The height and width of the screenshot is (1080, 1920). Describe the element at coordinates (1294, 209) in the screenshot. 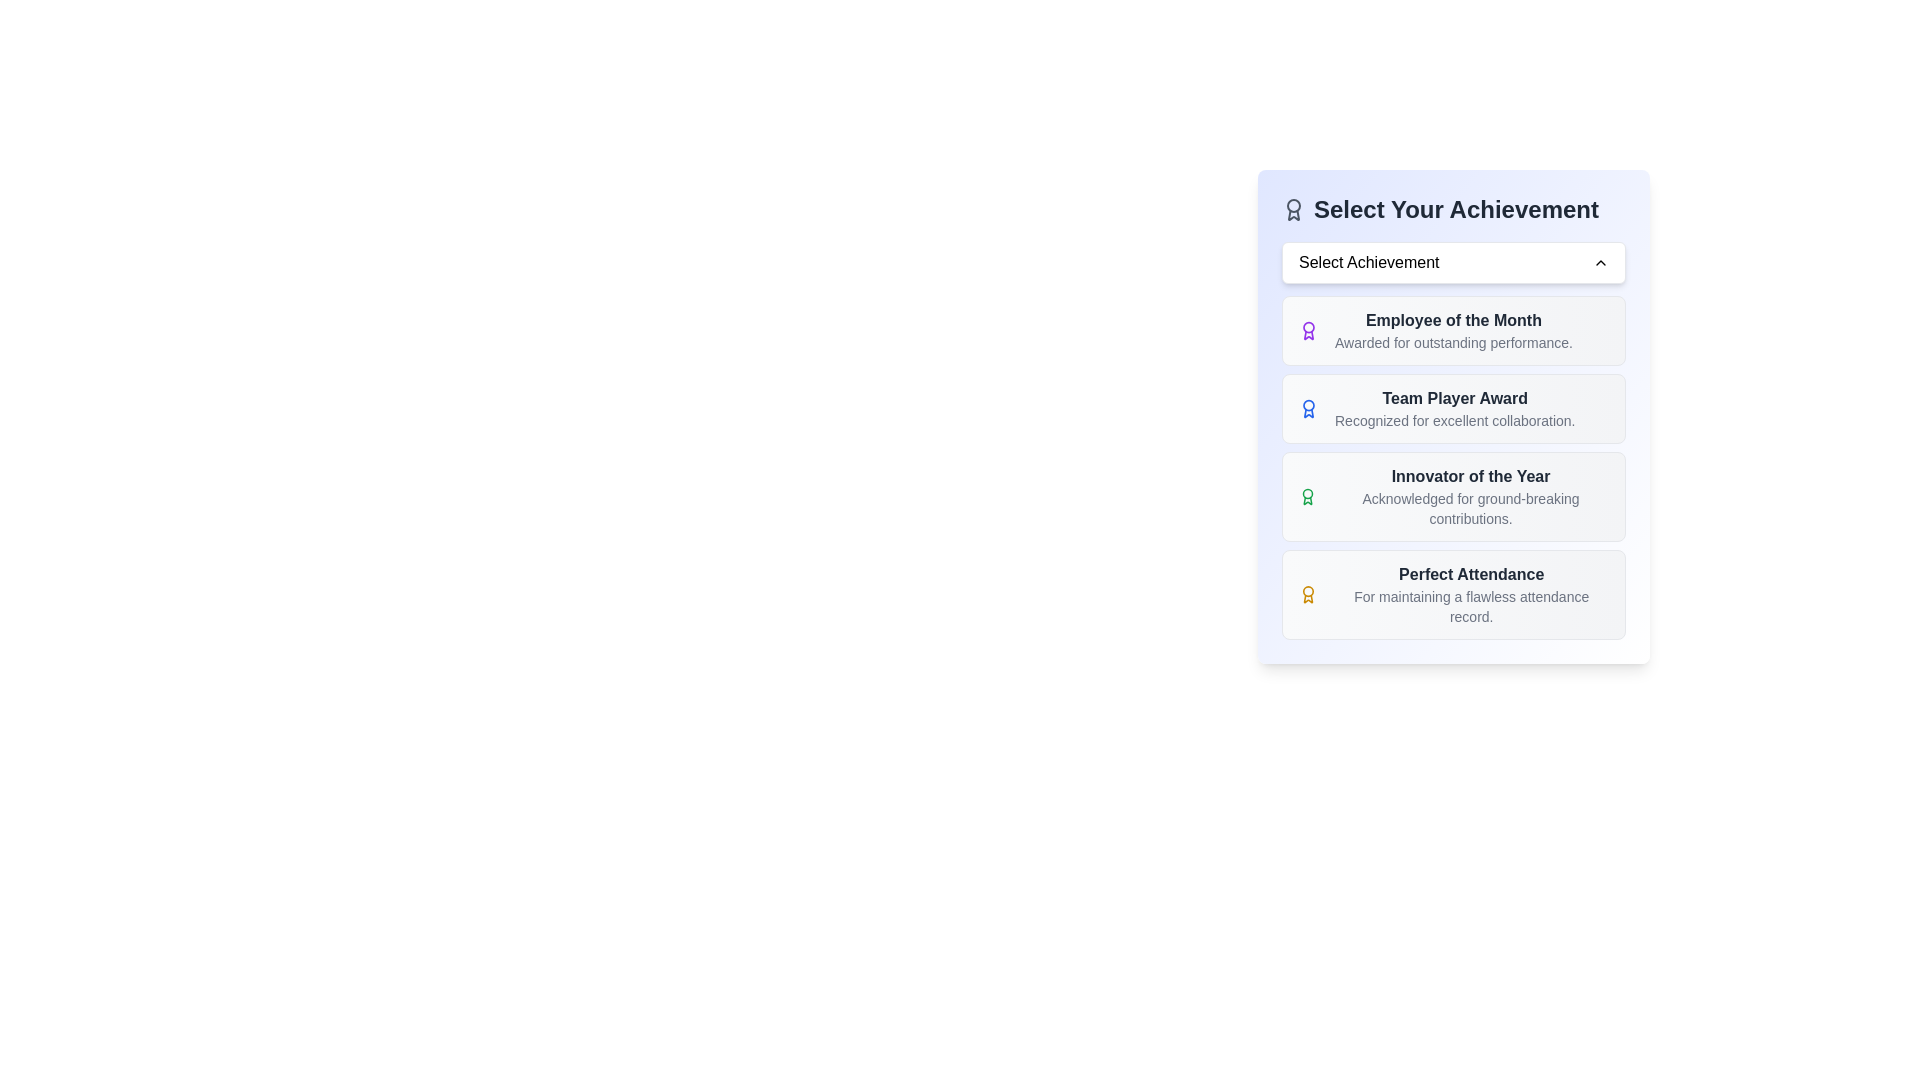

I see `the achievements icon located at the top-left corner of the header section, before the title 'Select Your Achievement'` at that location.